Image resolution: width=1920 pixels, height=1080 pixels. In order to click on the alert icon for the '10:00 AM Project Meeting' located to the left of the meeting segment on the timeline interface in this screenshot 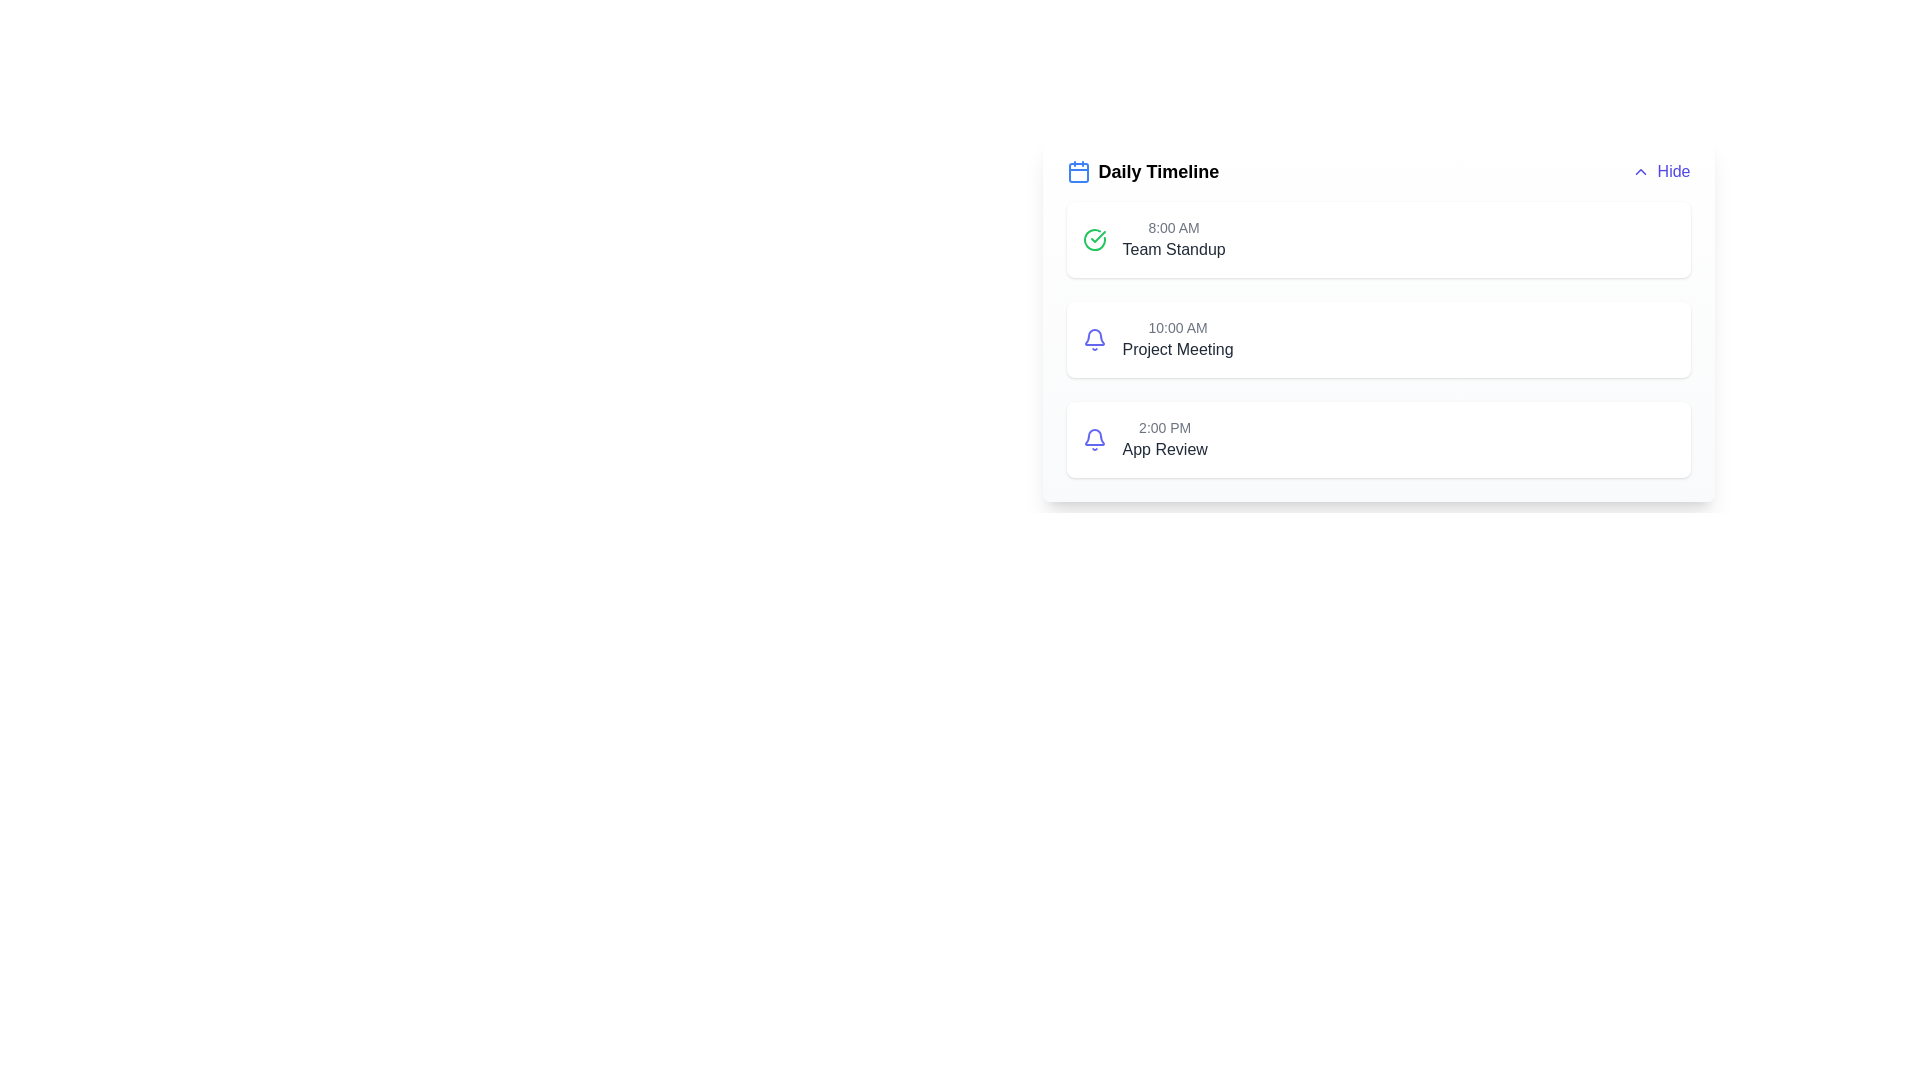, I will do `click(1093, 338)`.